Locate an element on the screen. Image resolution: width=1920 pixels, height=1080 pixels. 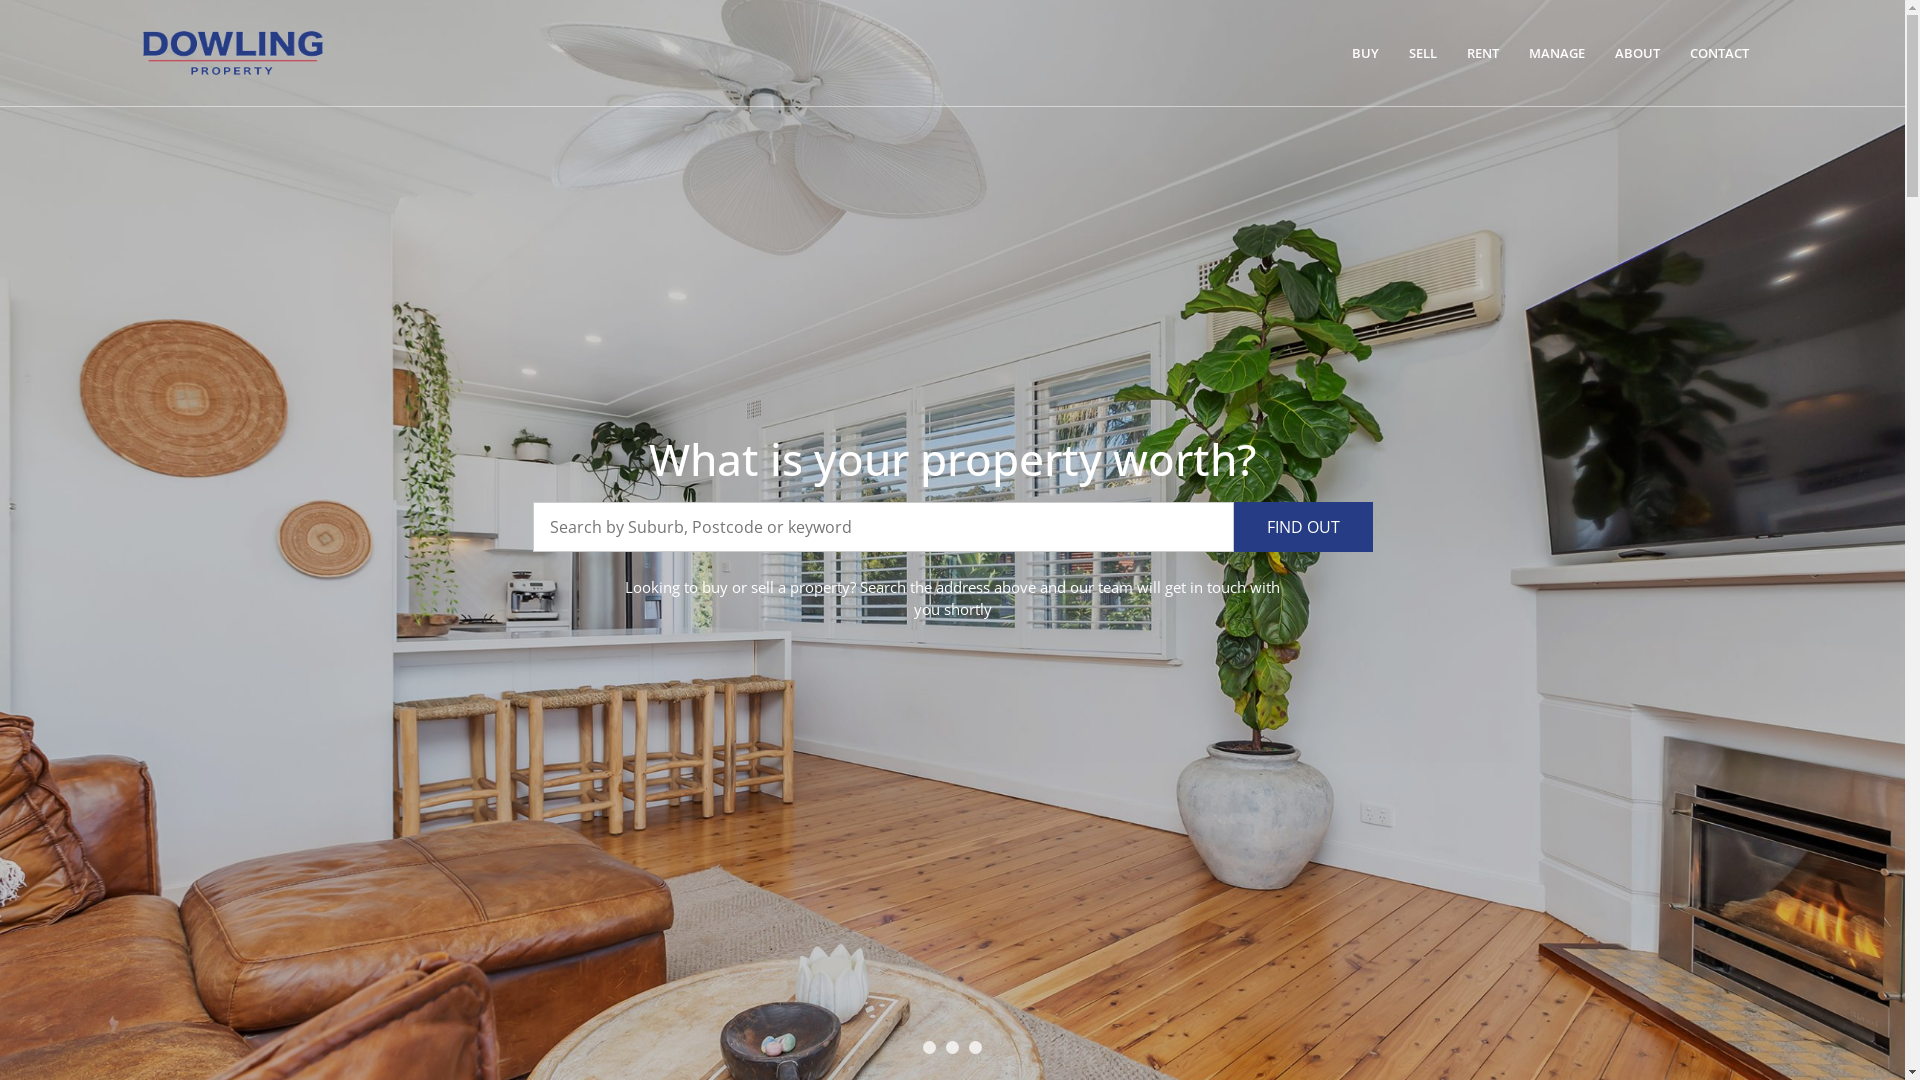
'ABOUT' is located at coordinates (1637, 52).